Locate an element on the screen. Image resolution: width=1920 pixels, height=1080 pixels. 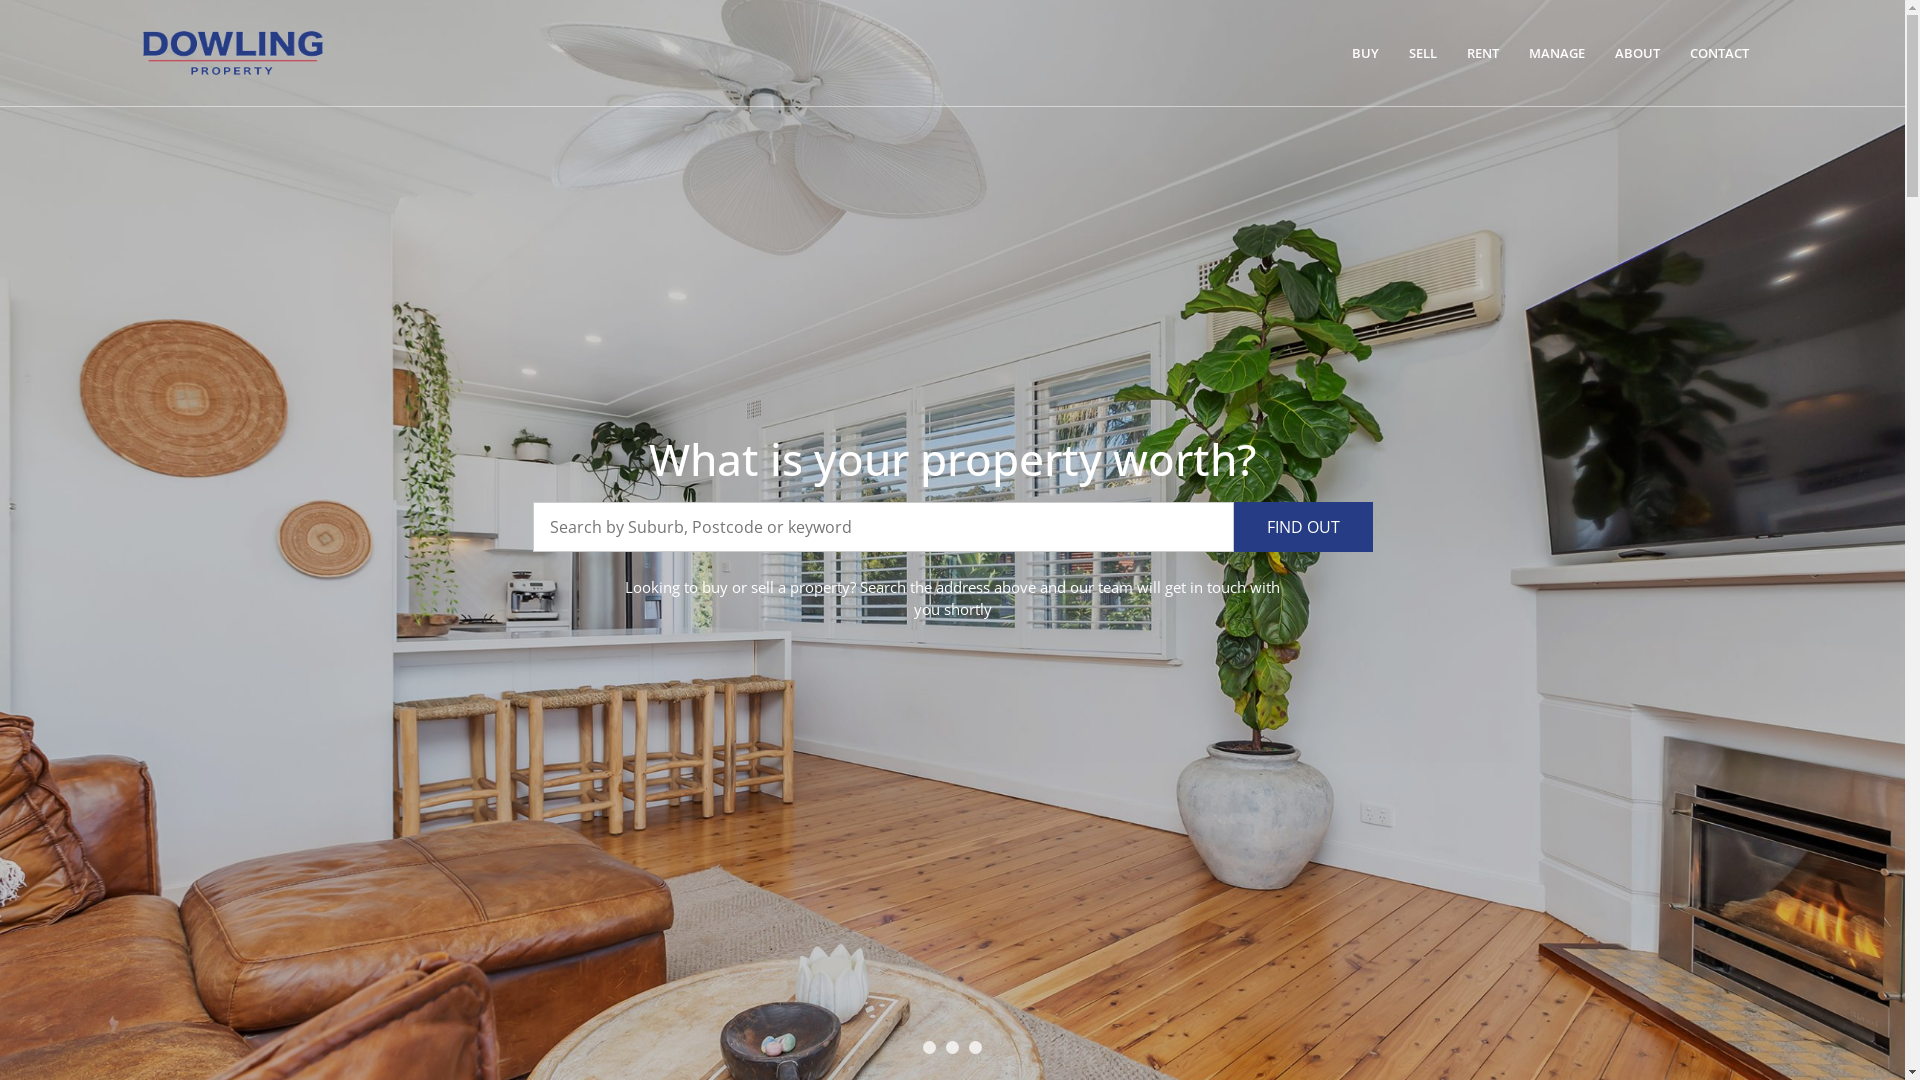
'ABOUT' is located at coordinates (1637, 52).